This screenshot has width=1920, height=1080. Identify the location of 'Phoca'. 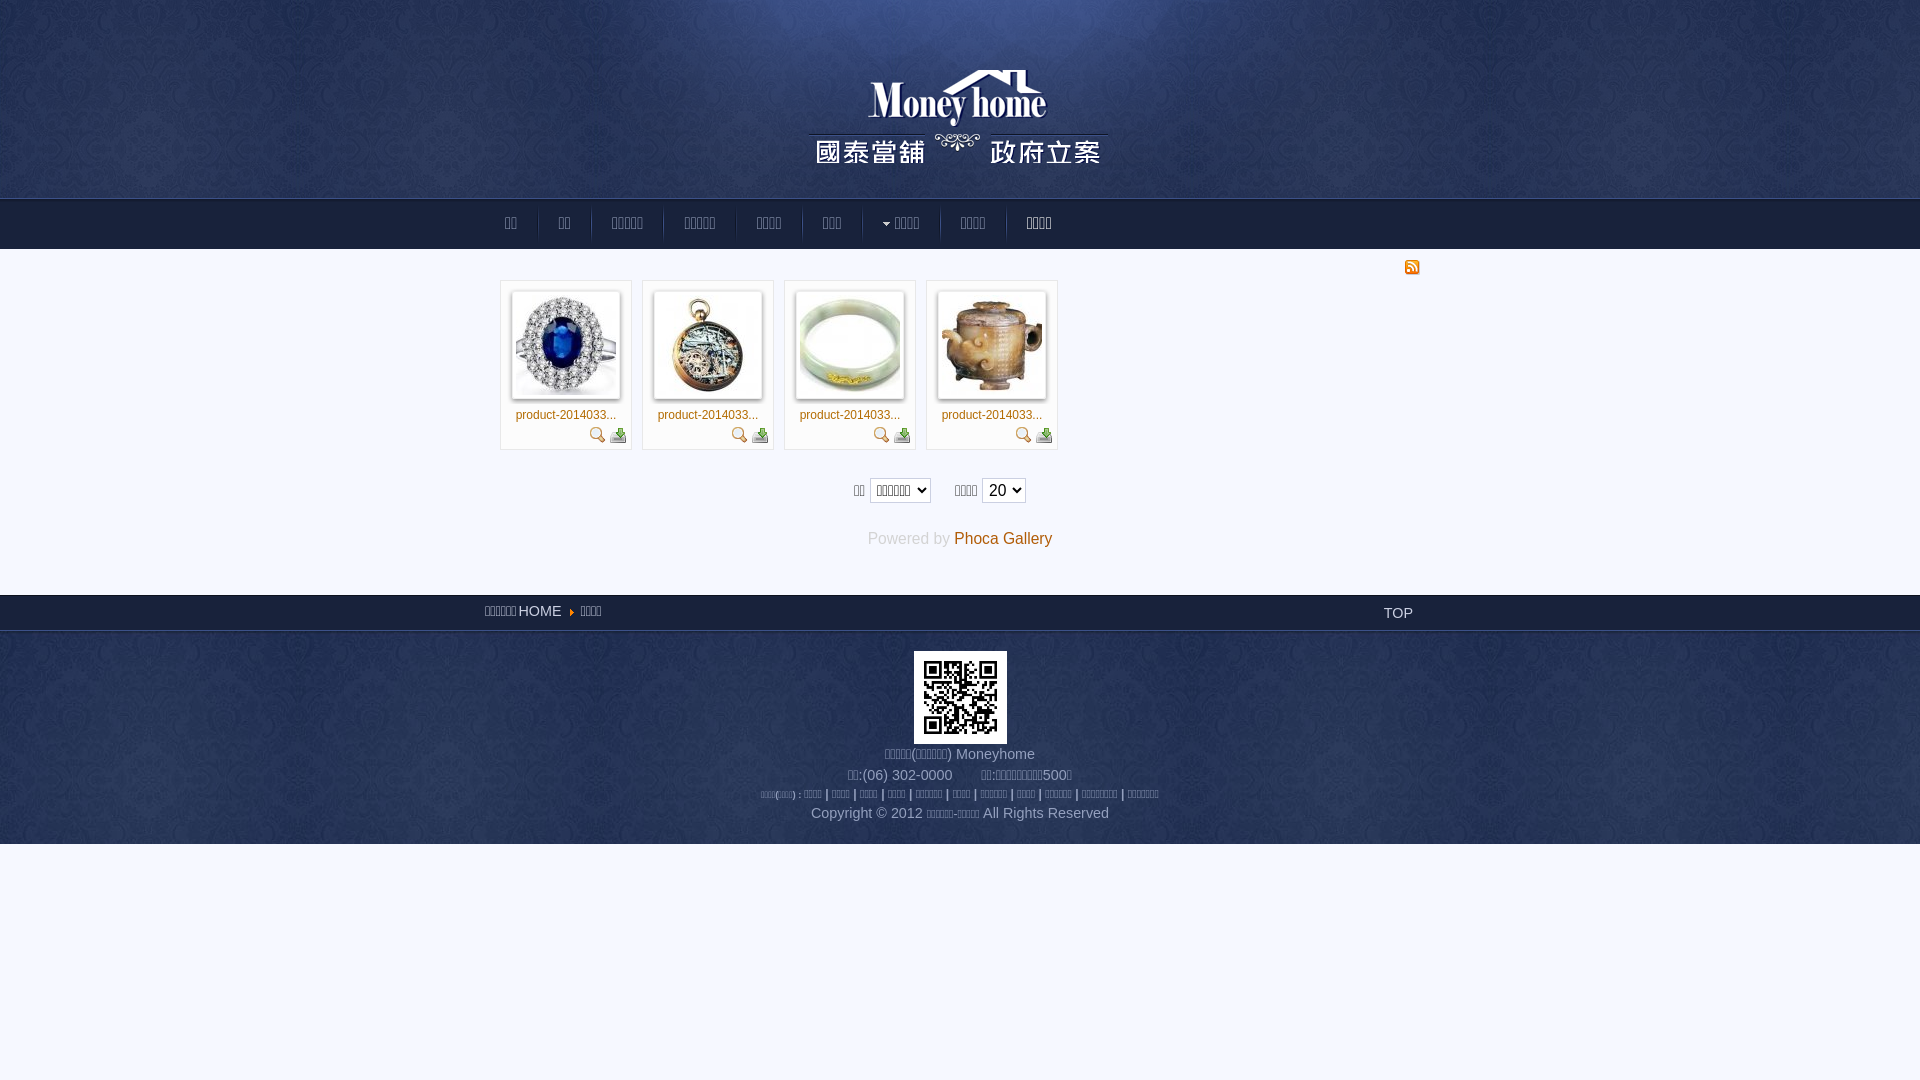
(975, 537).